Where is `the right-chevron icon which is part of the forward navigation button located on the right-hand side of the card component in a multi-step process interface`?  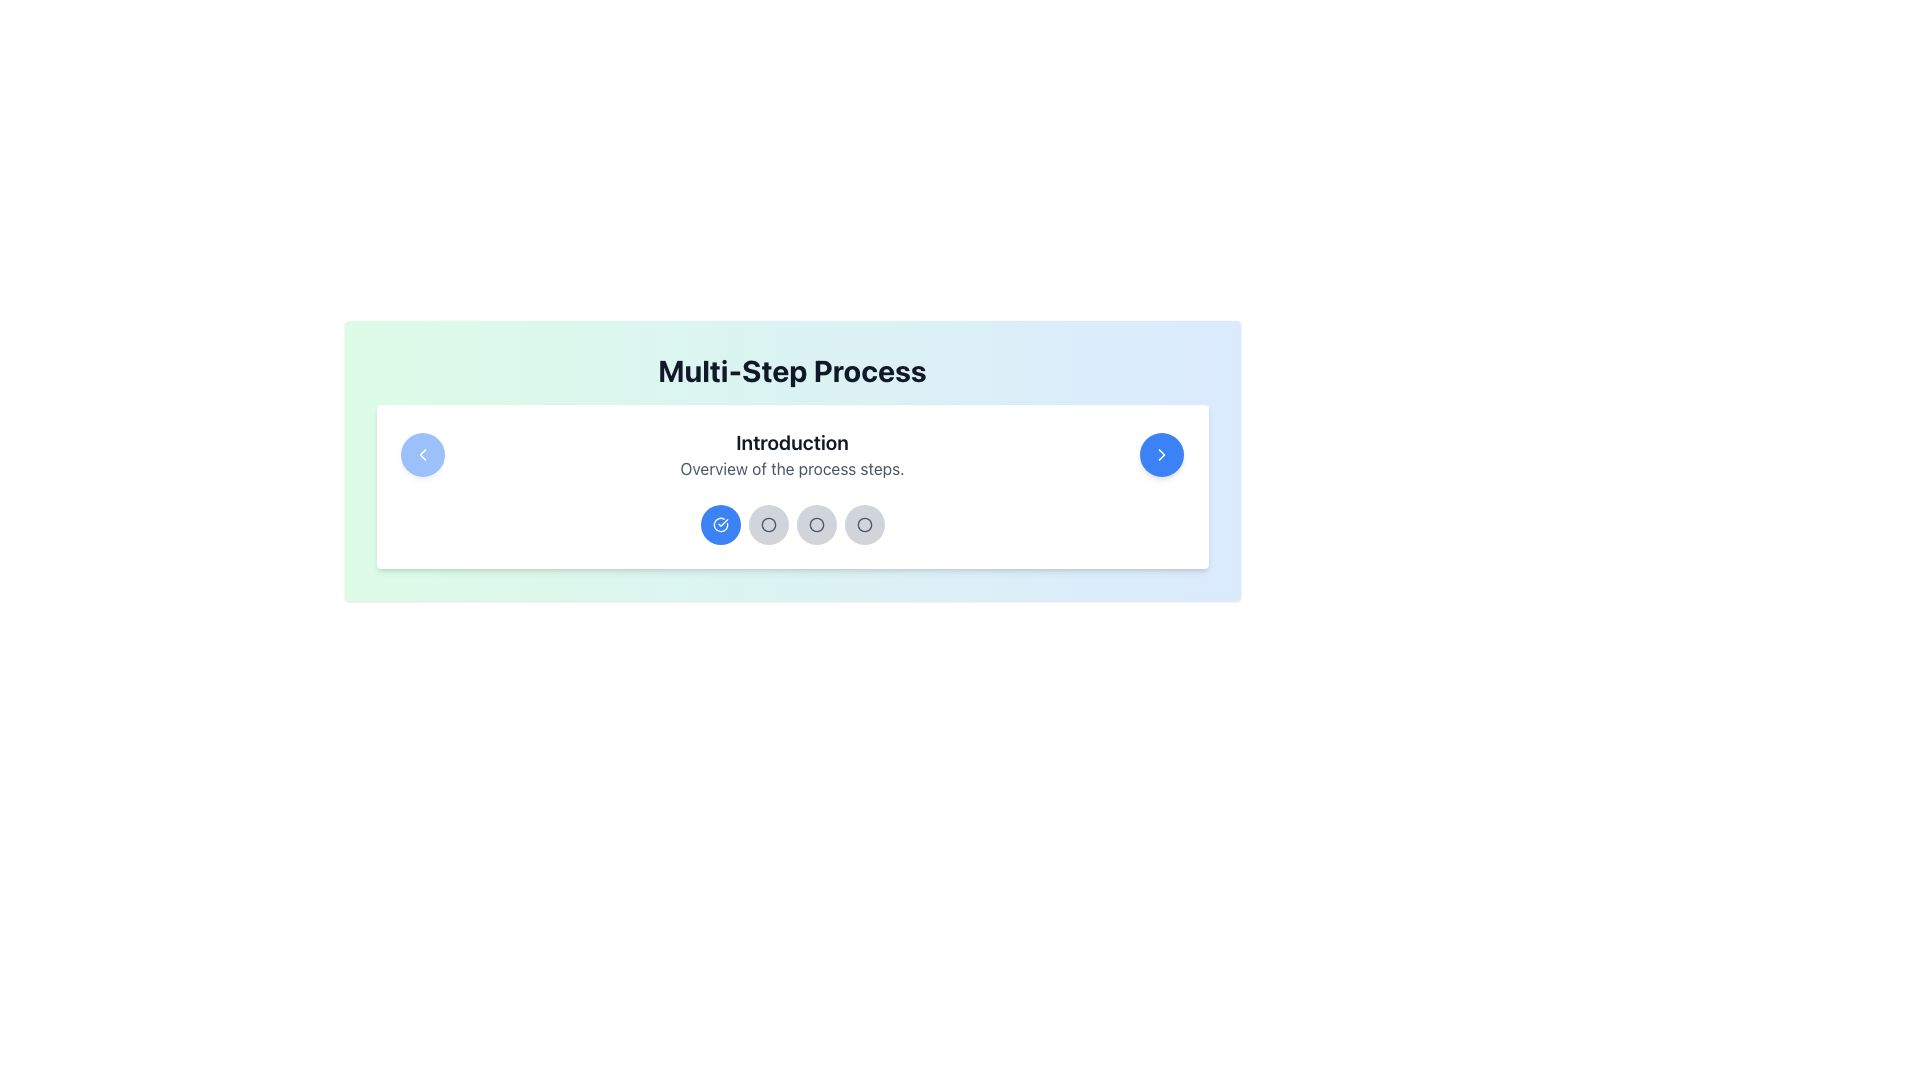
the right-chevron icon which is part of the forward navigation button located on the right-hand side of the card component in a multi-step process interface is located at coordinates (1162, 455).